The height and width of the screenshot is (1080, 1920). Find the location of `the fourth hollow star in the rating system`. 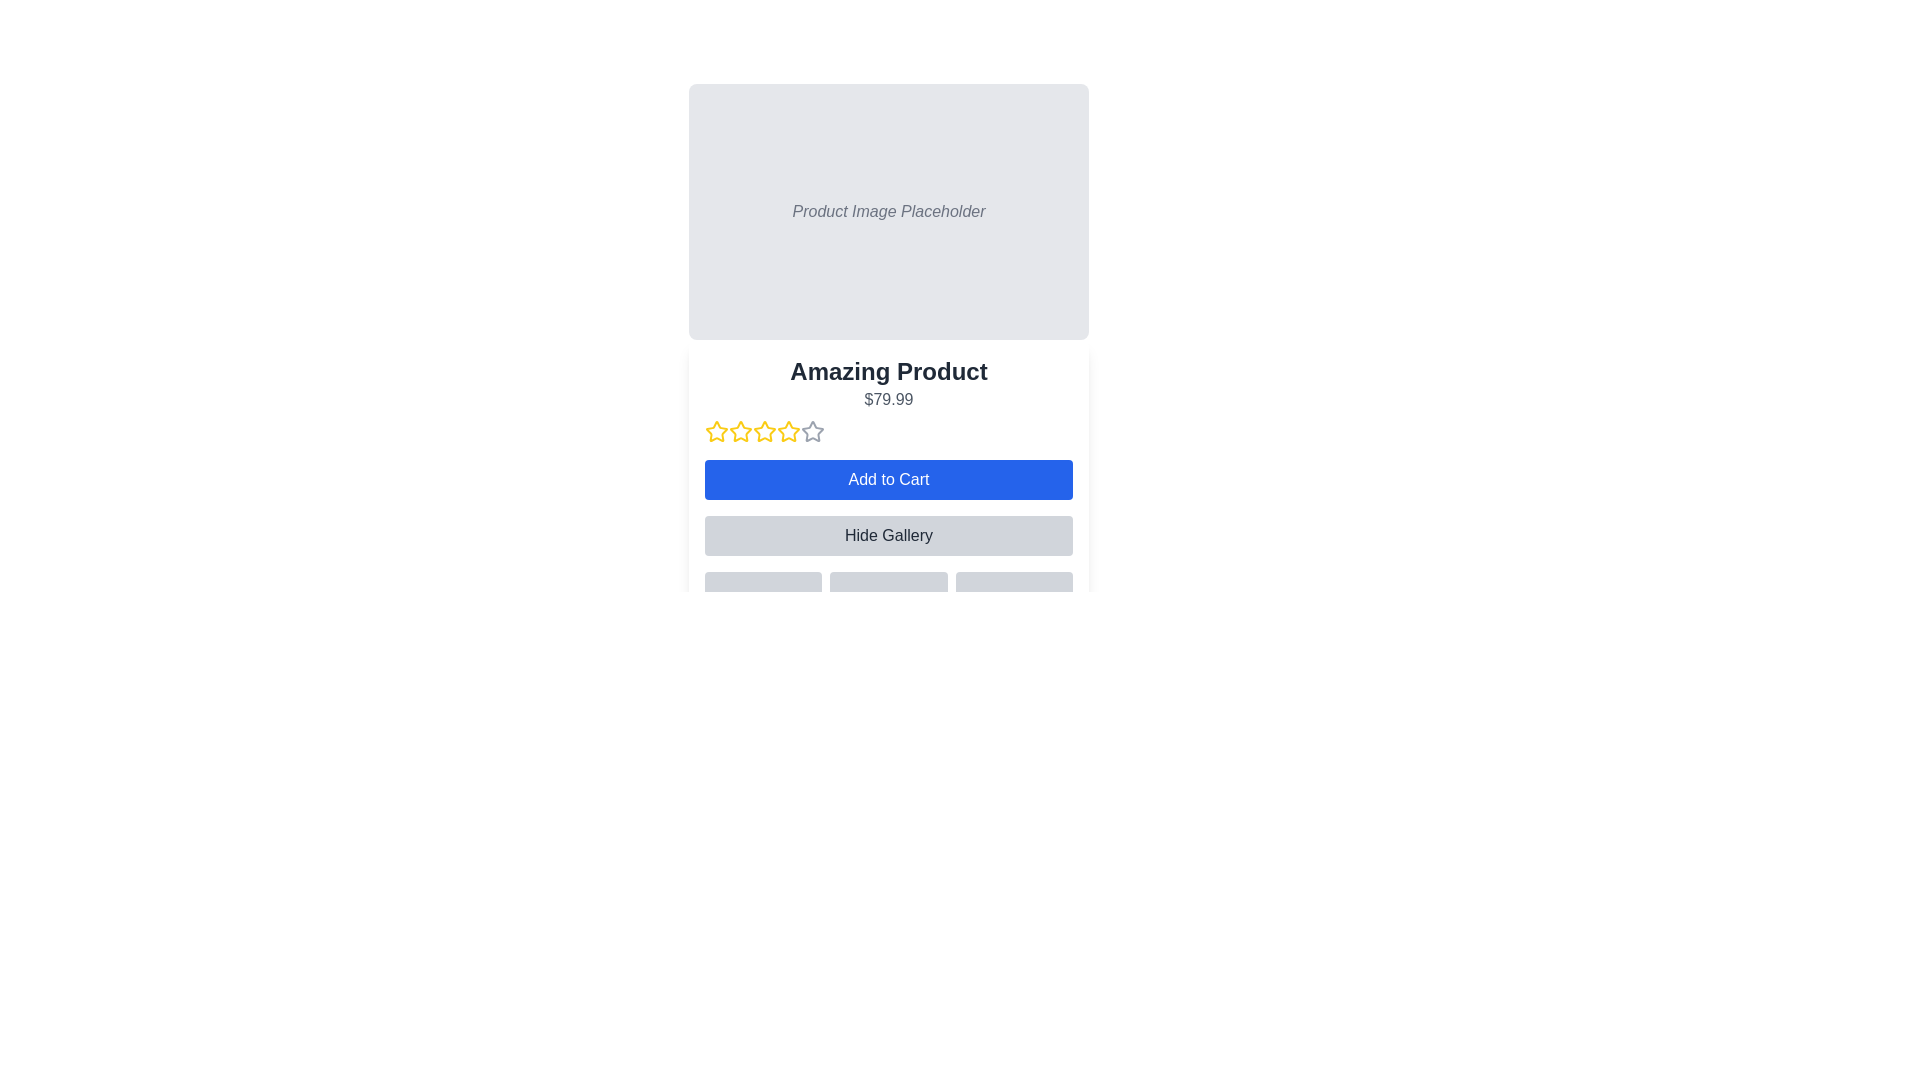

the fourth hollow star in the rating system is located at coordinates (812, 430).